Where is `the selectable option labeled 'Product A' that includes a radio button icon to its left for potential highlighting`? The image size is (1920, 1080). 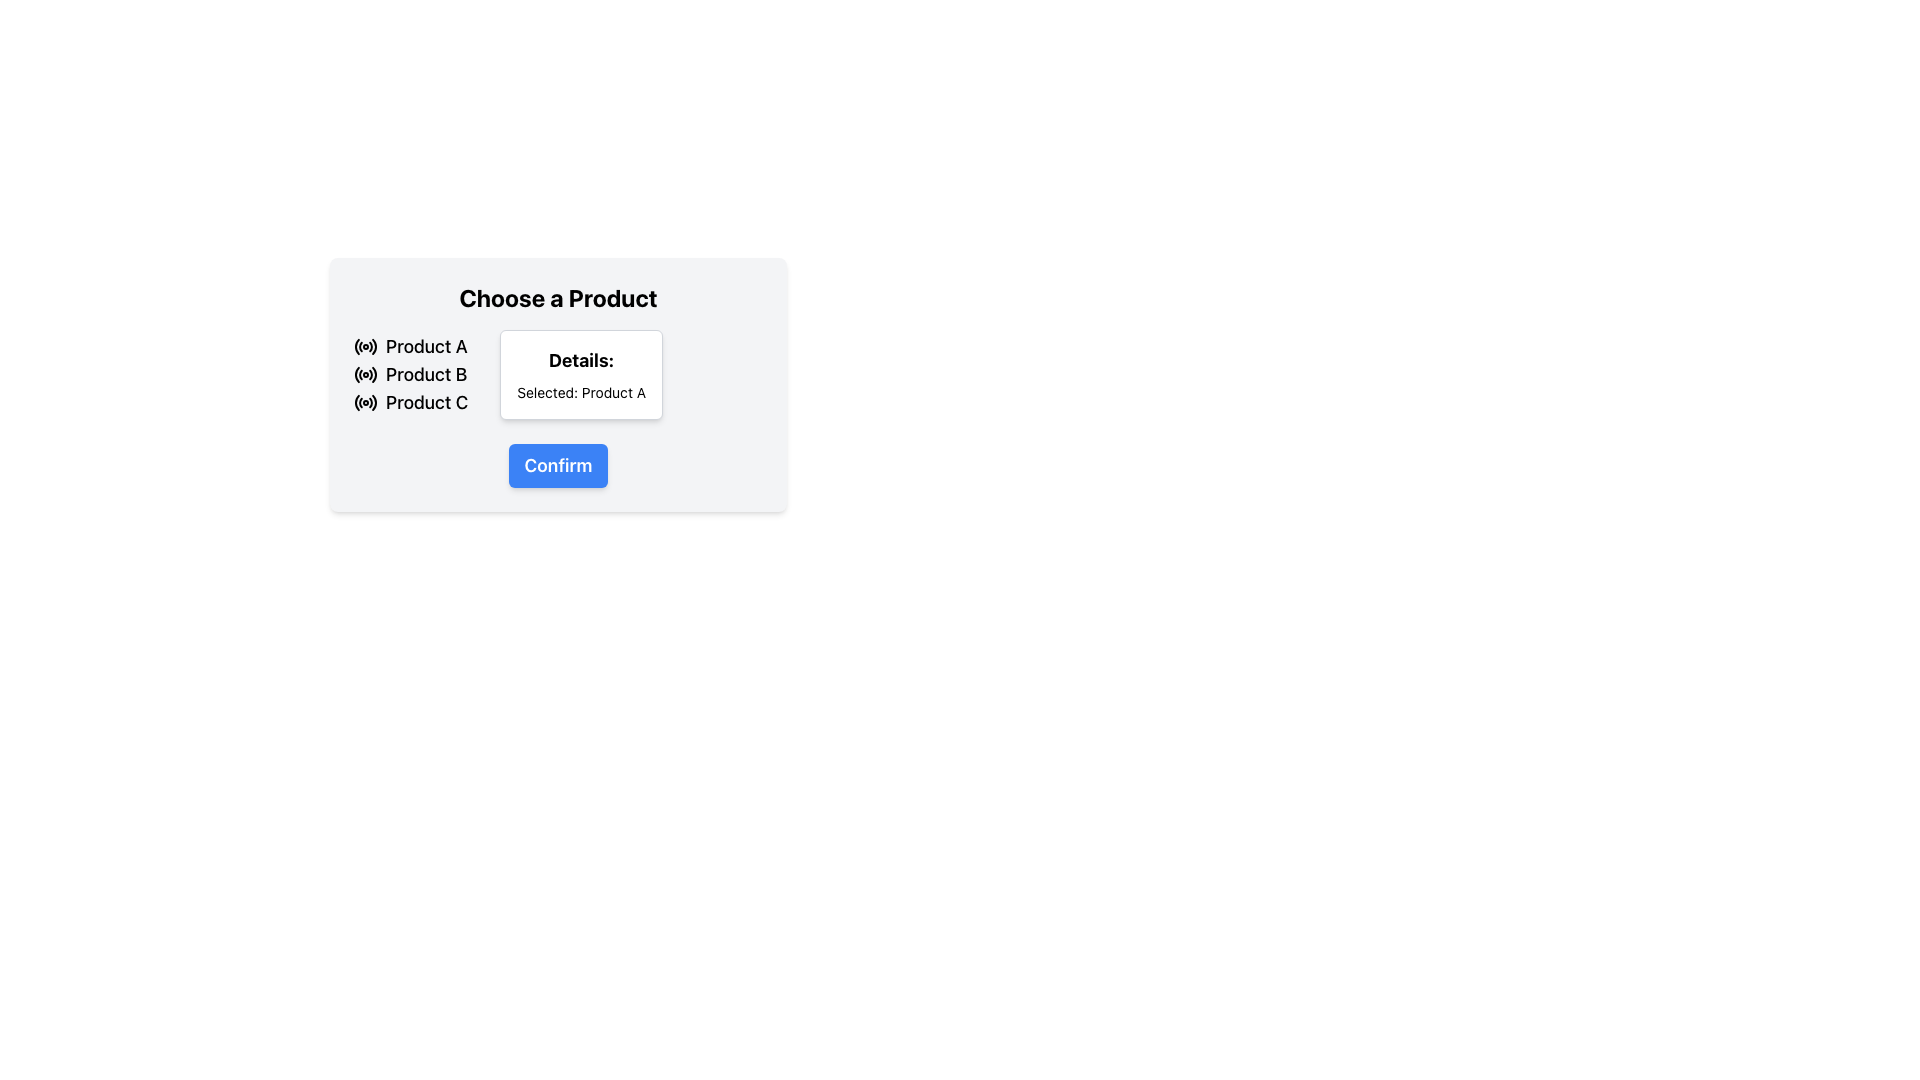 the selectable option labeled 'Product A' that includes a radio button icon to its left for potential highlighting is located at coordinates (409, 346).